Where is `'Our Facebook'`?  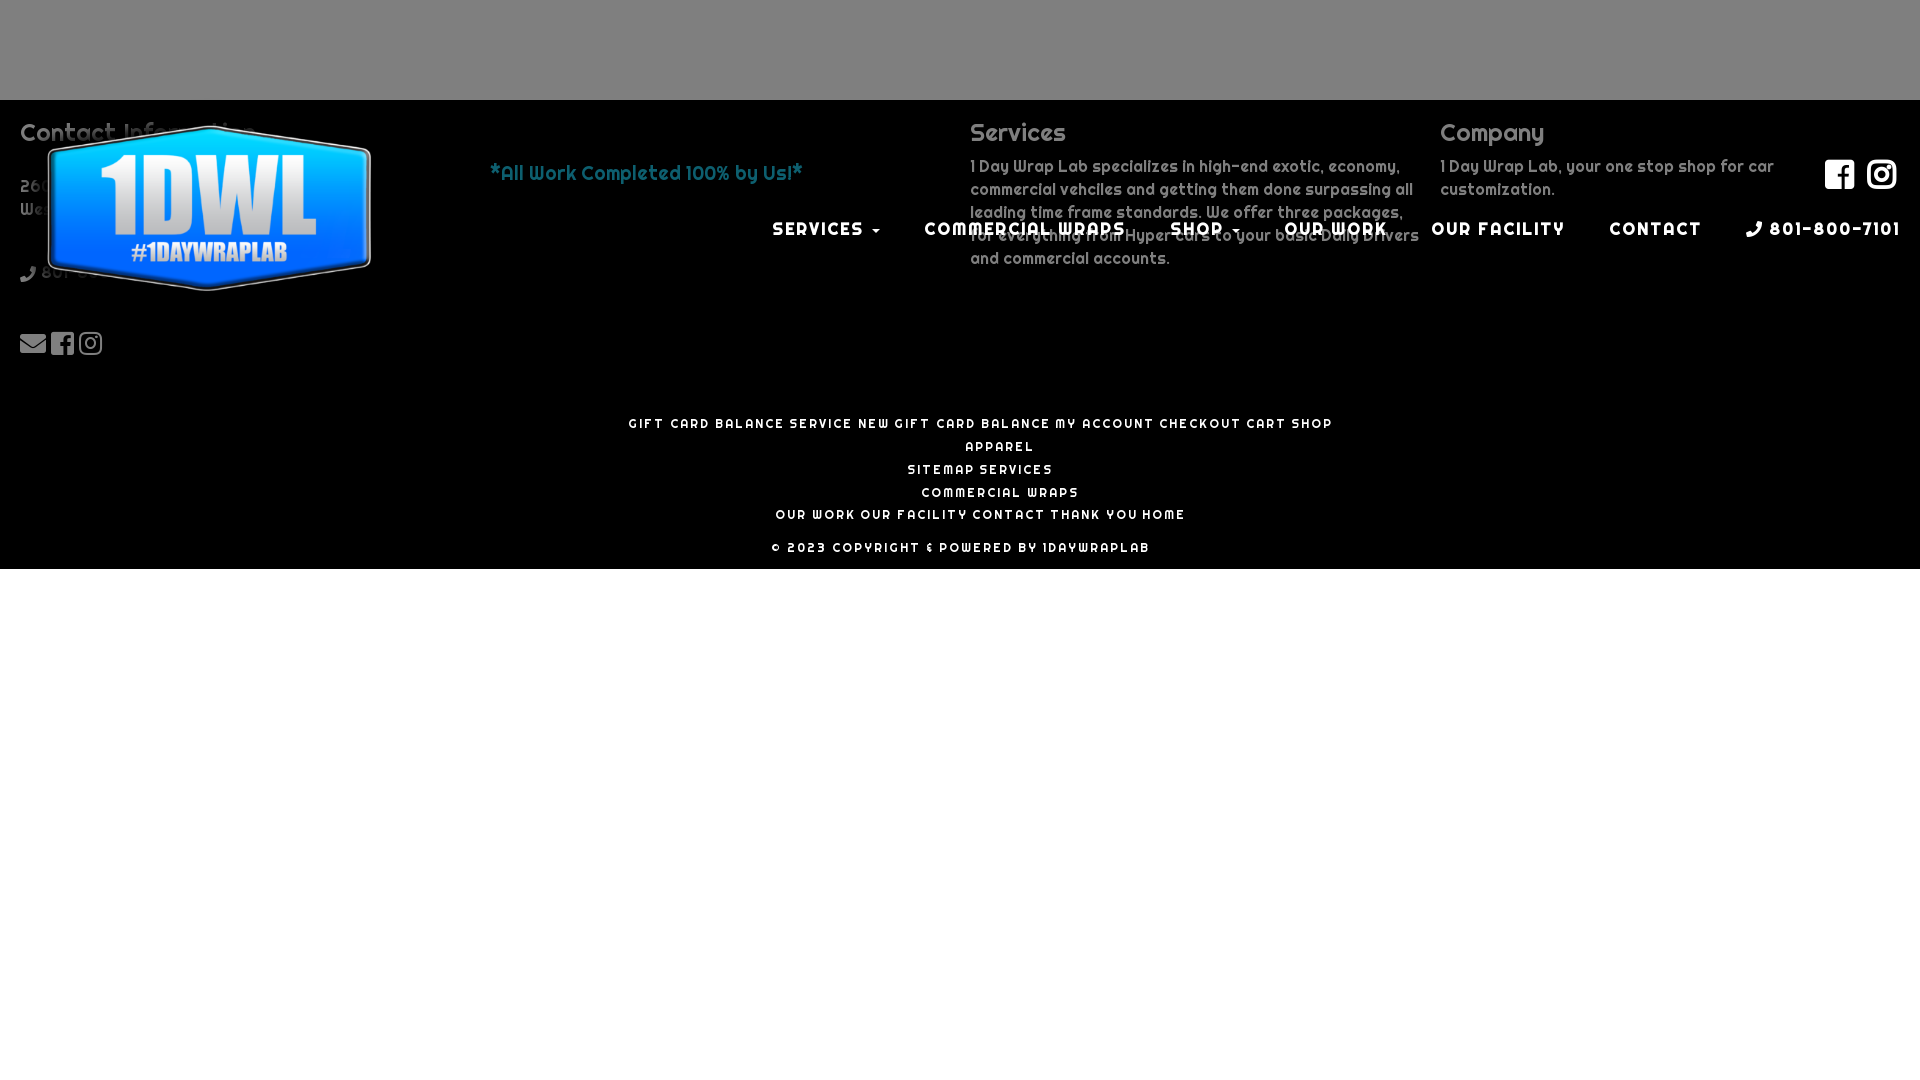 'Our Facebook' is located at coordinates (65, 342).